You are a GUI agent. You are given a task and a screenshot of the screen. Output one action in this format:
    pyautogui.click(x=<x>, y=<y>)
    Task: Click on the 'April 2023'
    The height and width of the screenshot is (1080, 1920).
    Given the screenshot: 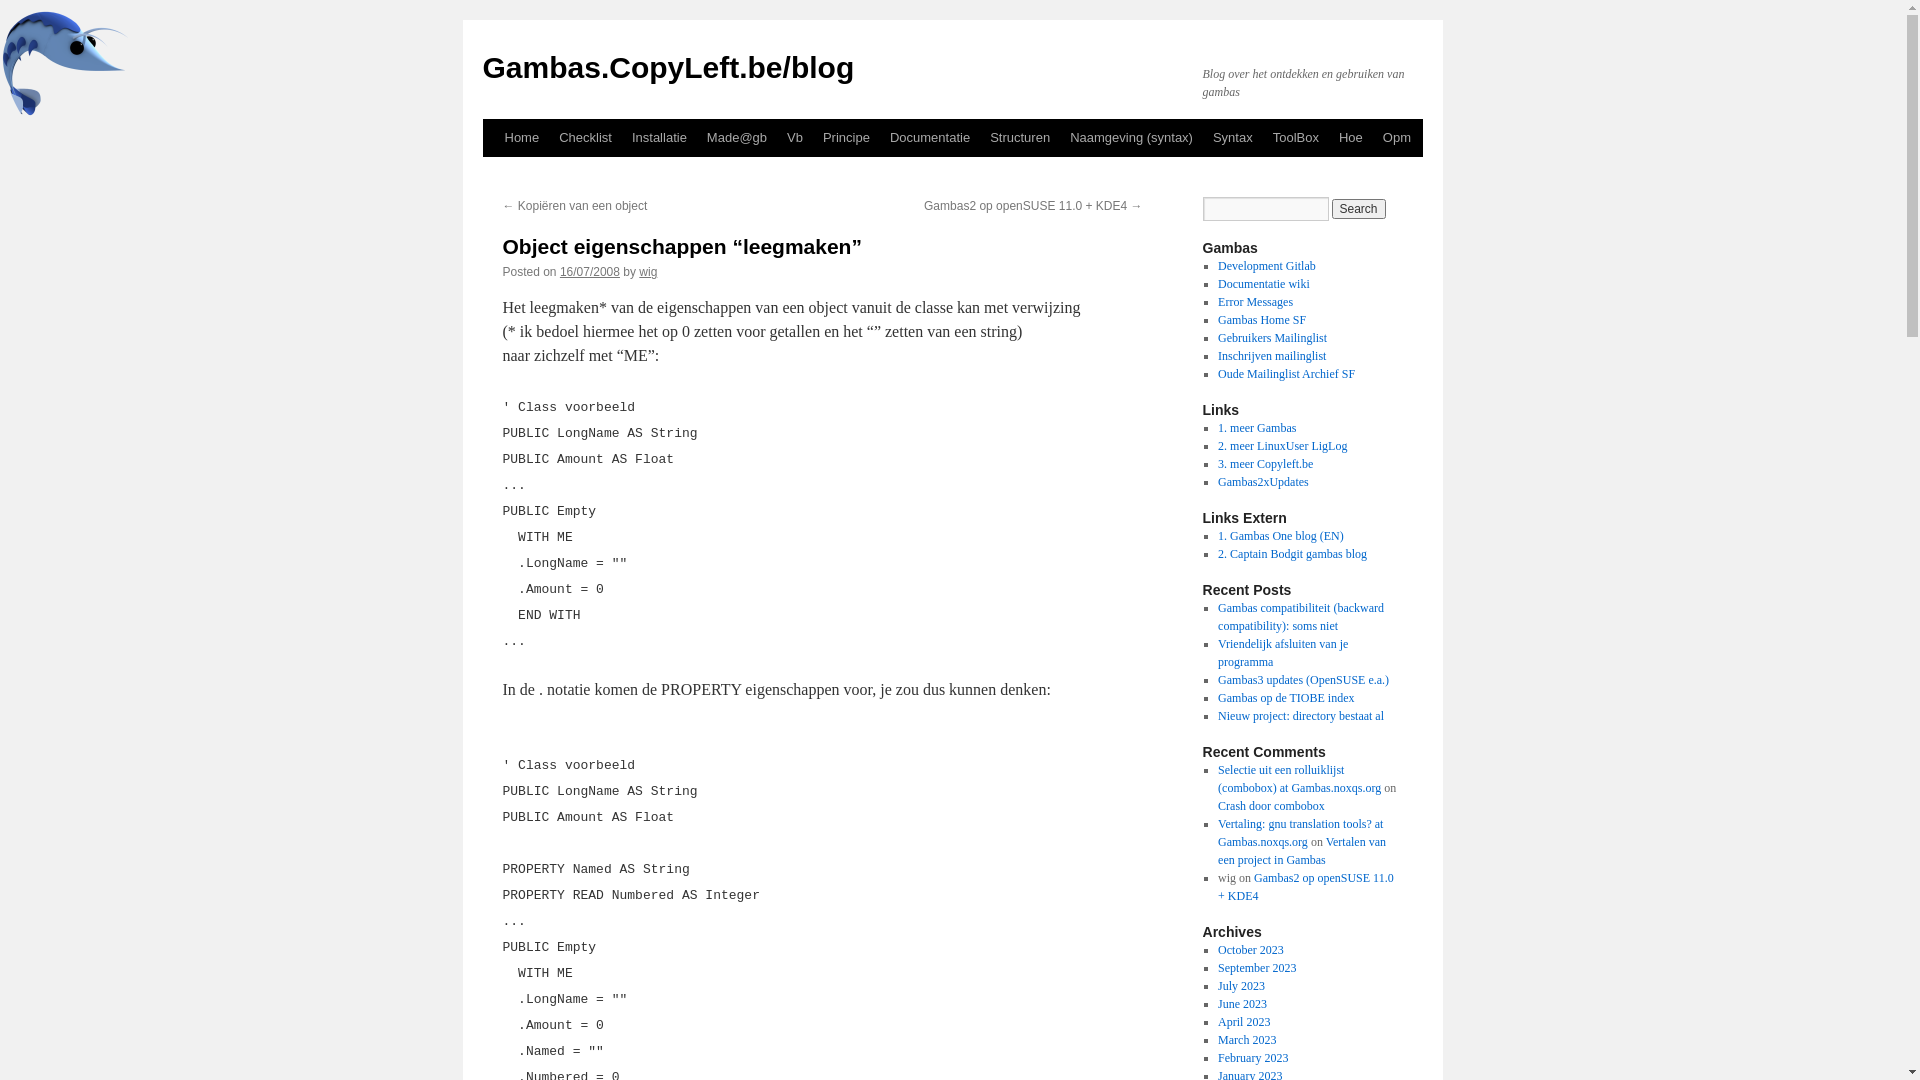 What is the action you would take?
    pyautogui.click(x=1242, y=1022)
    